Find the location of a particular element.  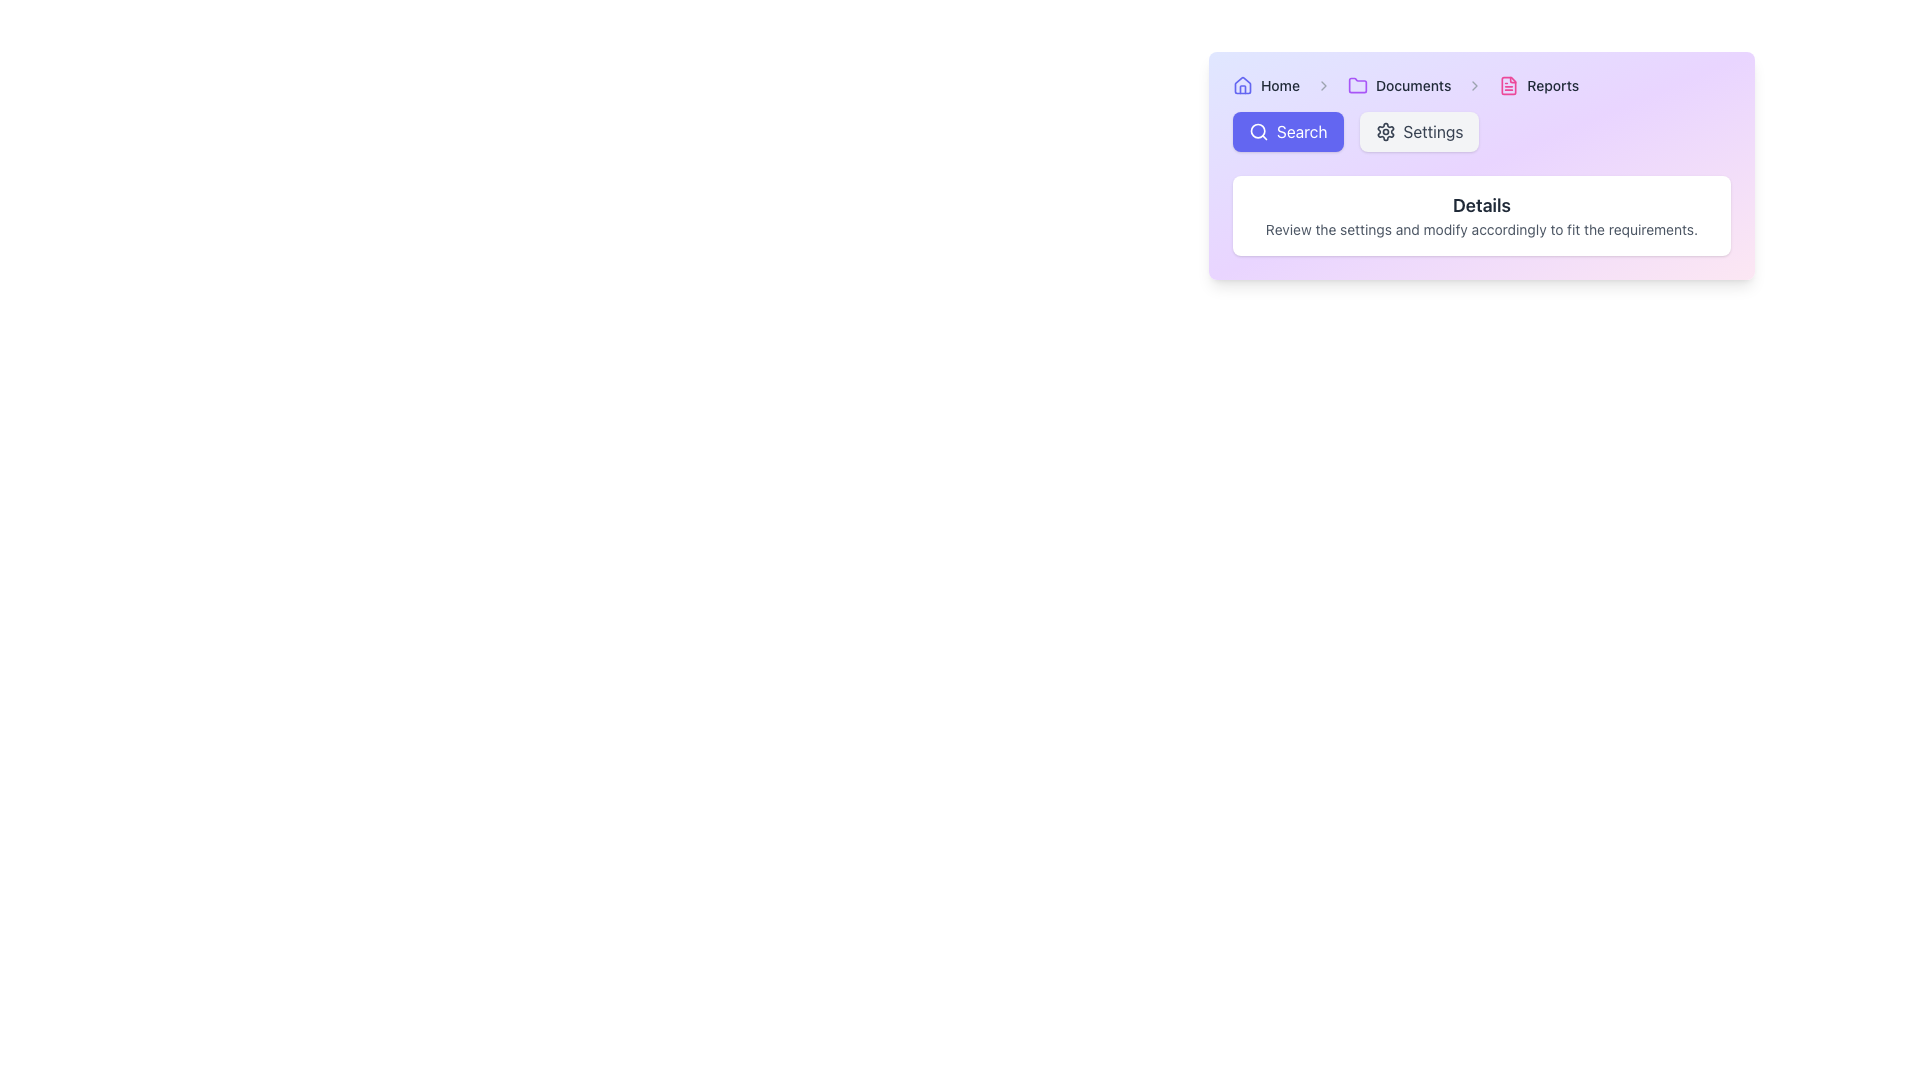

the settings icon located on the pink button labeled 'Settings' is located at coordinates (1384, 131).